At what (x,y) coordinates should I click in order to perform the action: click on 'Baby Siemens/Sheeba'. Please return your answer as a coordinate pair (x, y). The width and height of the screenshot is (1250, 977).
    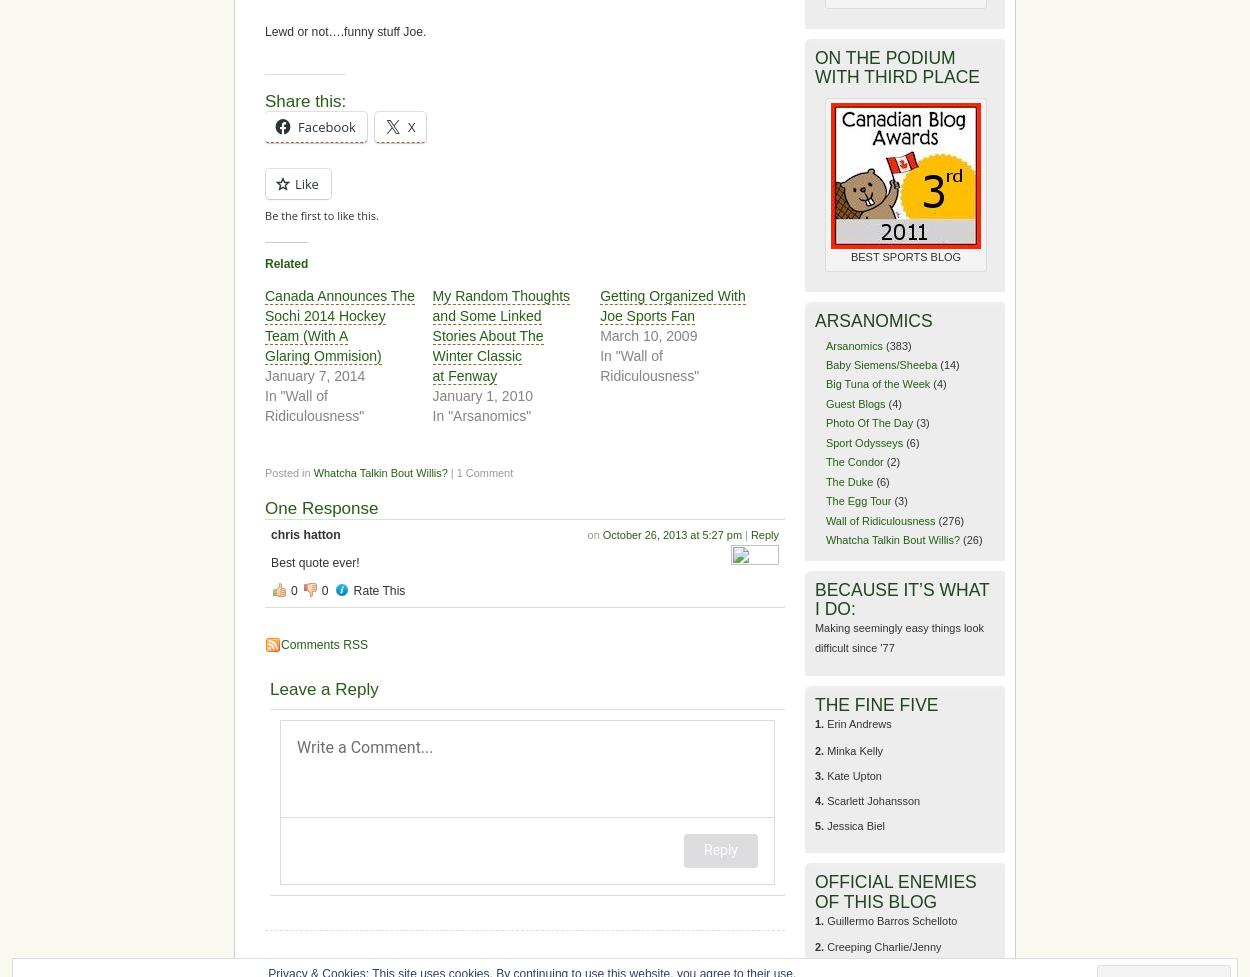
    Looking at the image, I should click on (881, 365).